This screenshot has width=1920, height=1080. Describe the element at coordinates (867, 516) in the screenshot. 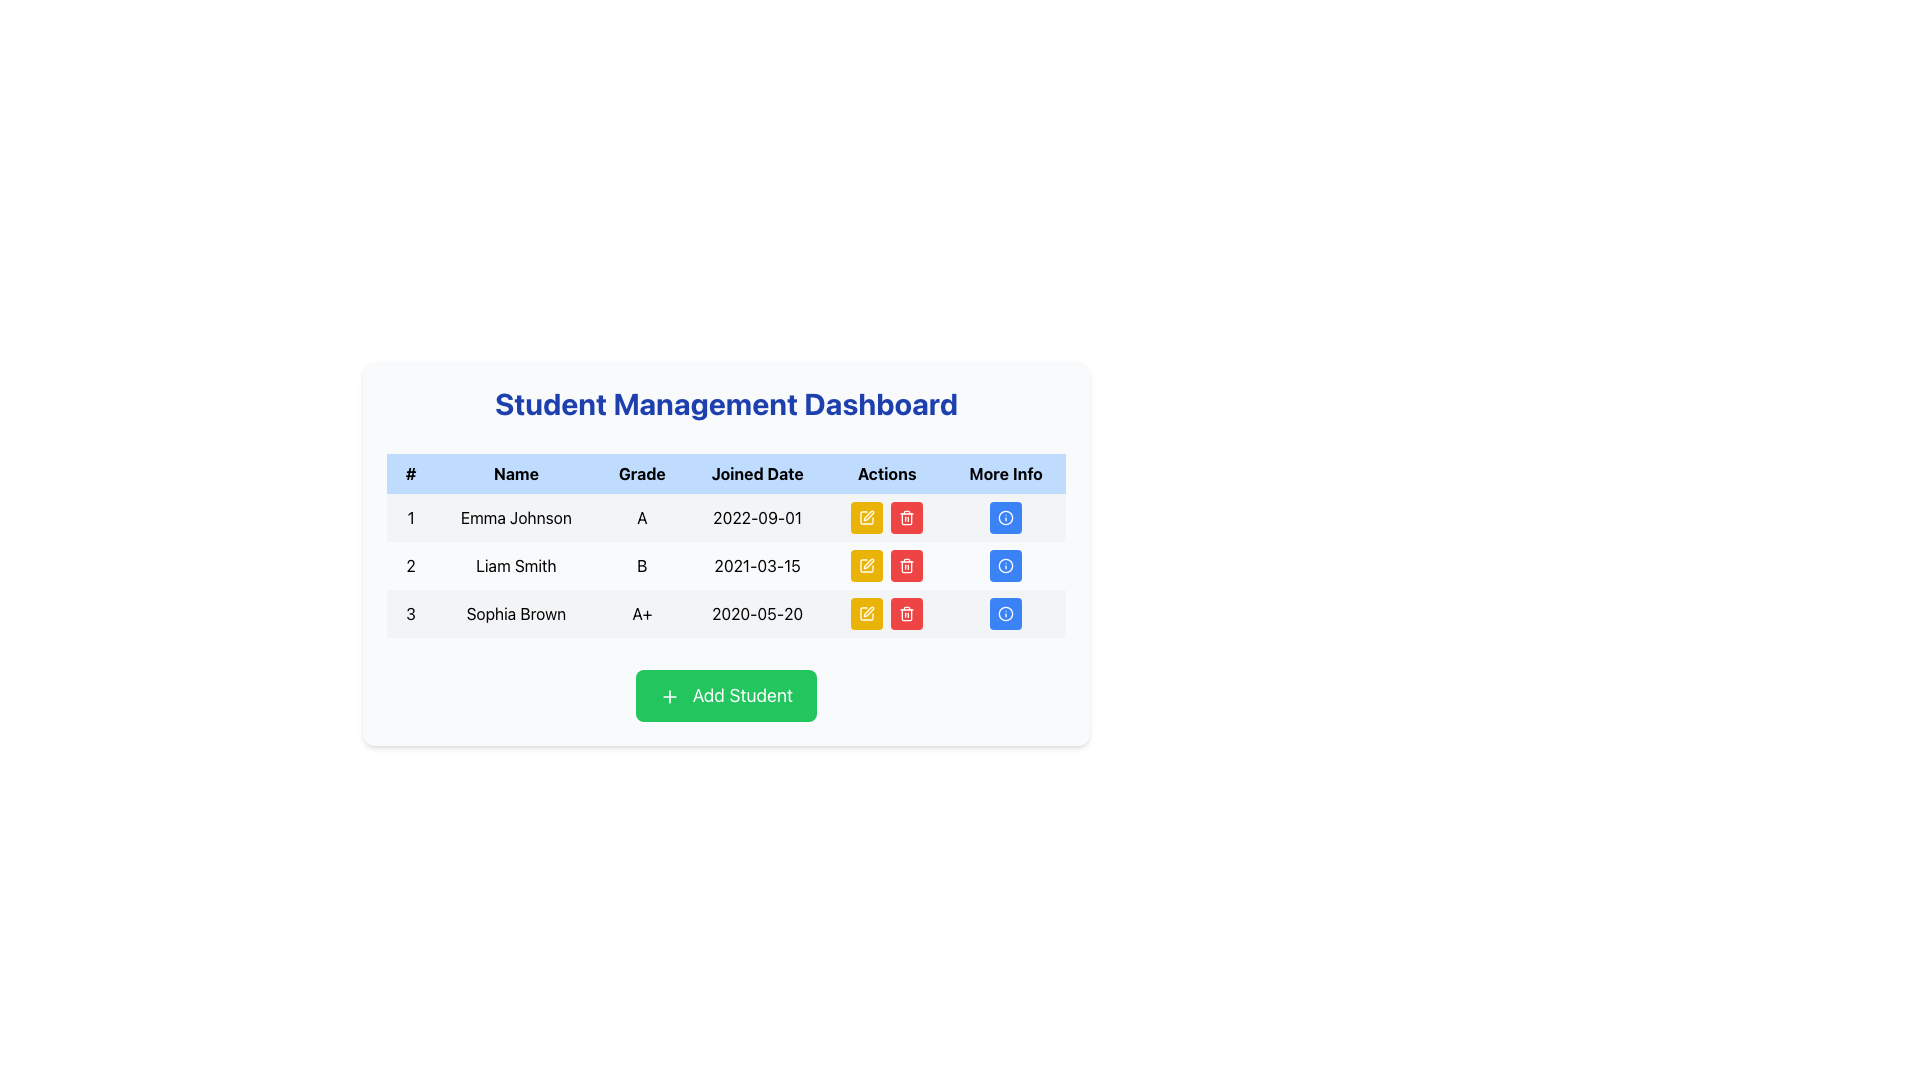

I see `the edit button in the 'Actions' column for the row corresponding to 'Emma Johnson'` at that location.